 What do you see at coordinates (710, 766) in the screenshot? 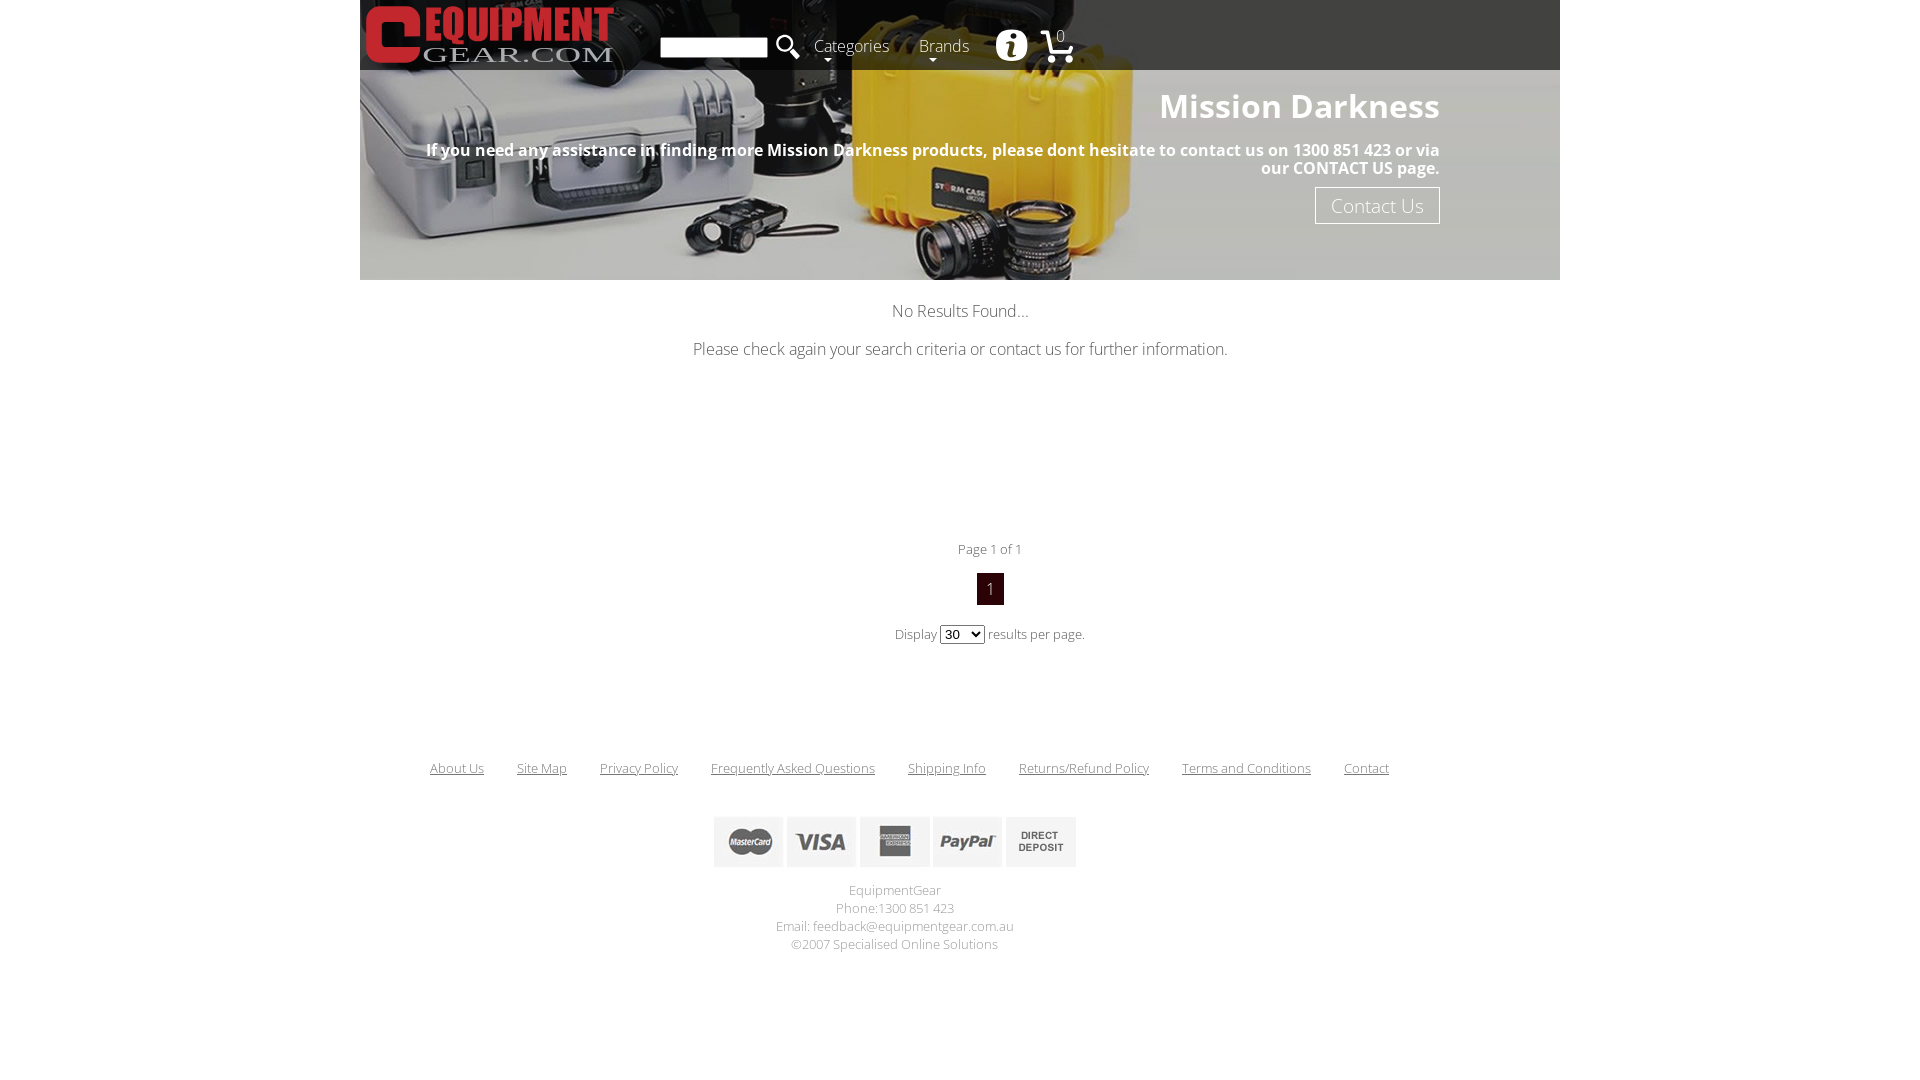
I see `'Frequently Asked Questions'` at bounding box center [710, 766].